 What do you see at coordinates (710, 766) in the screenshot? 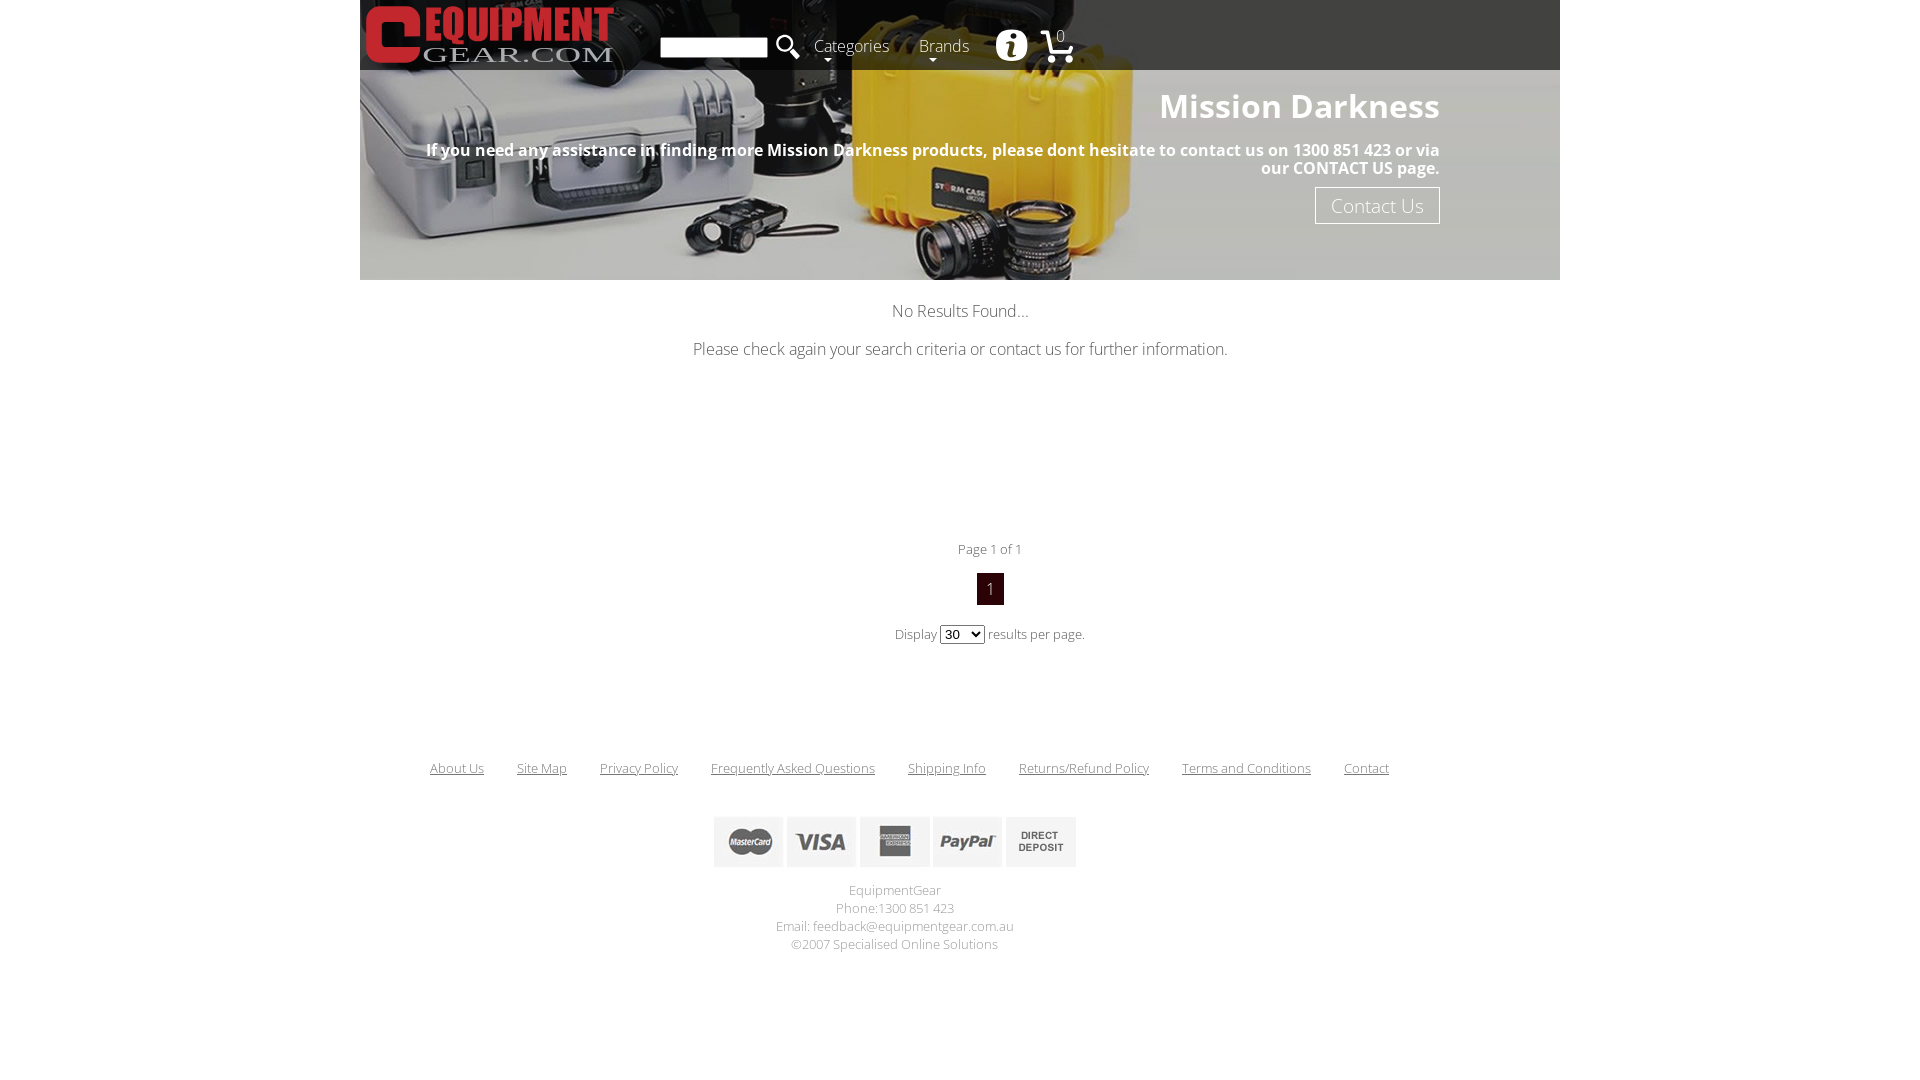
I see `'Frequently Asked Questions'` at bounding box center [710, 766].